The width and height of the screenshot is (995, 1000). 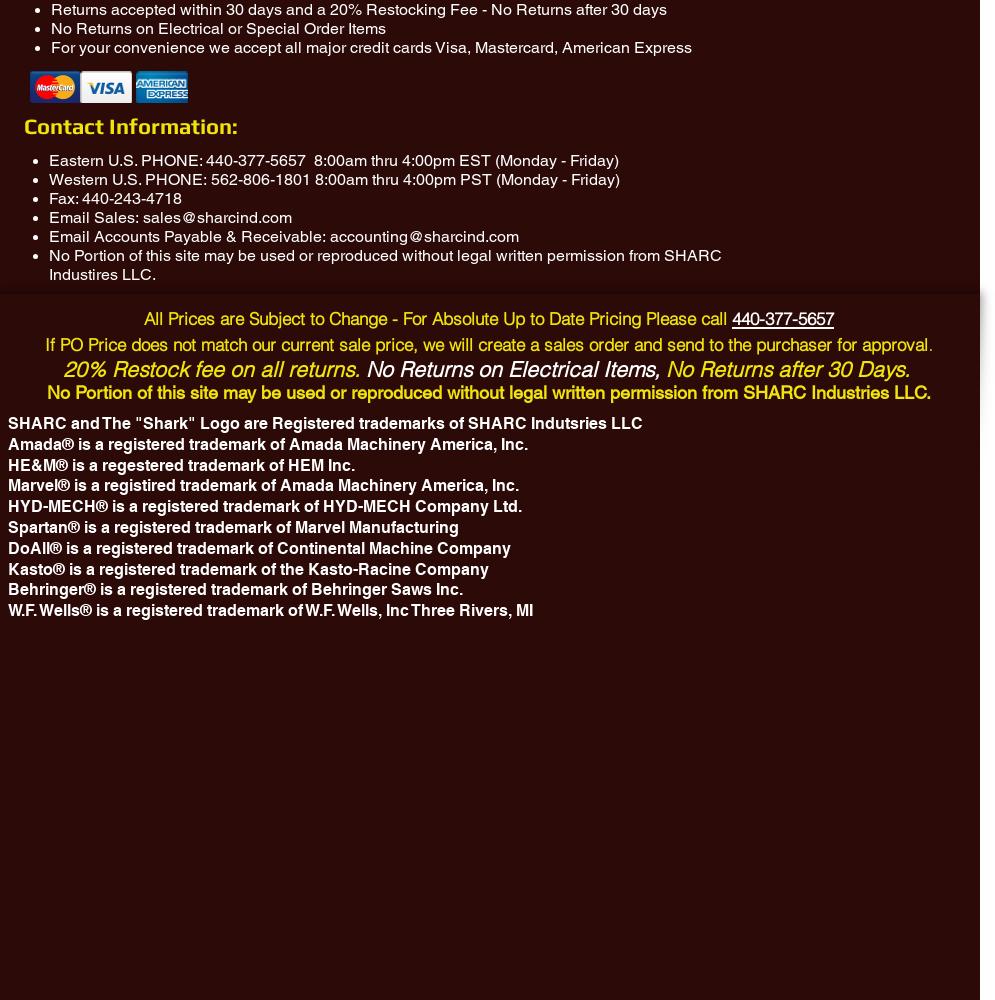 What do you see at coordinates (787, 368) in the screenshot?
I see `'No Returns after 30 Days.'` at bounding box center [787, 368].